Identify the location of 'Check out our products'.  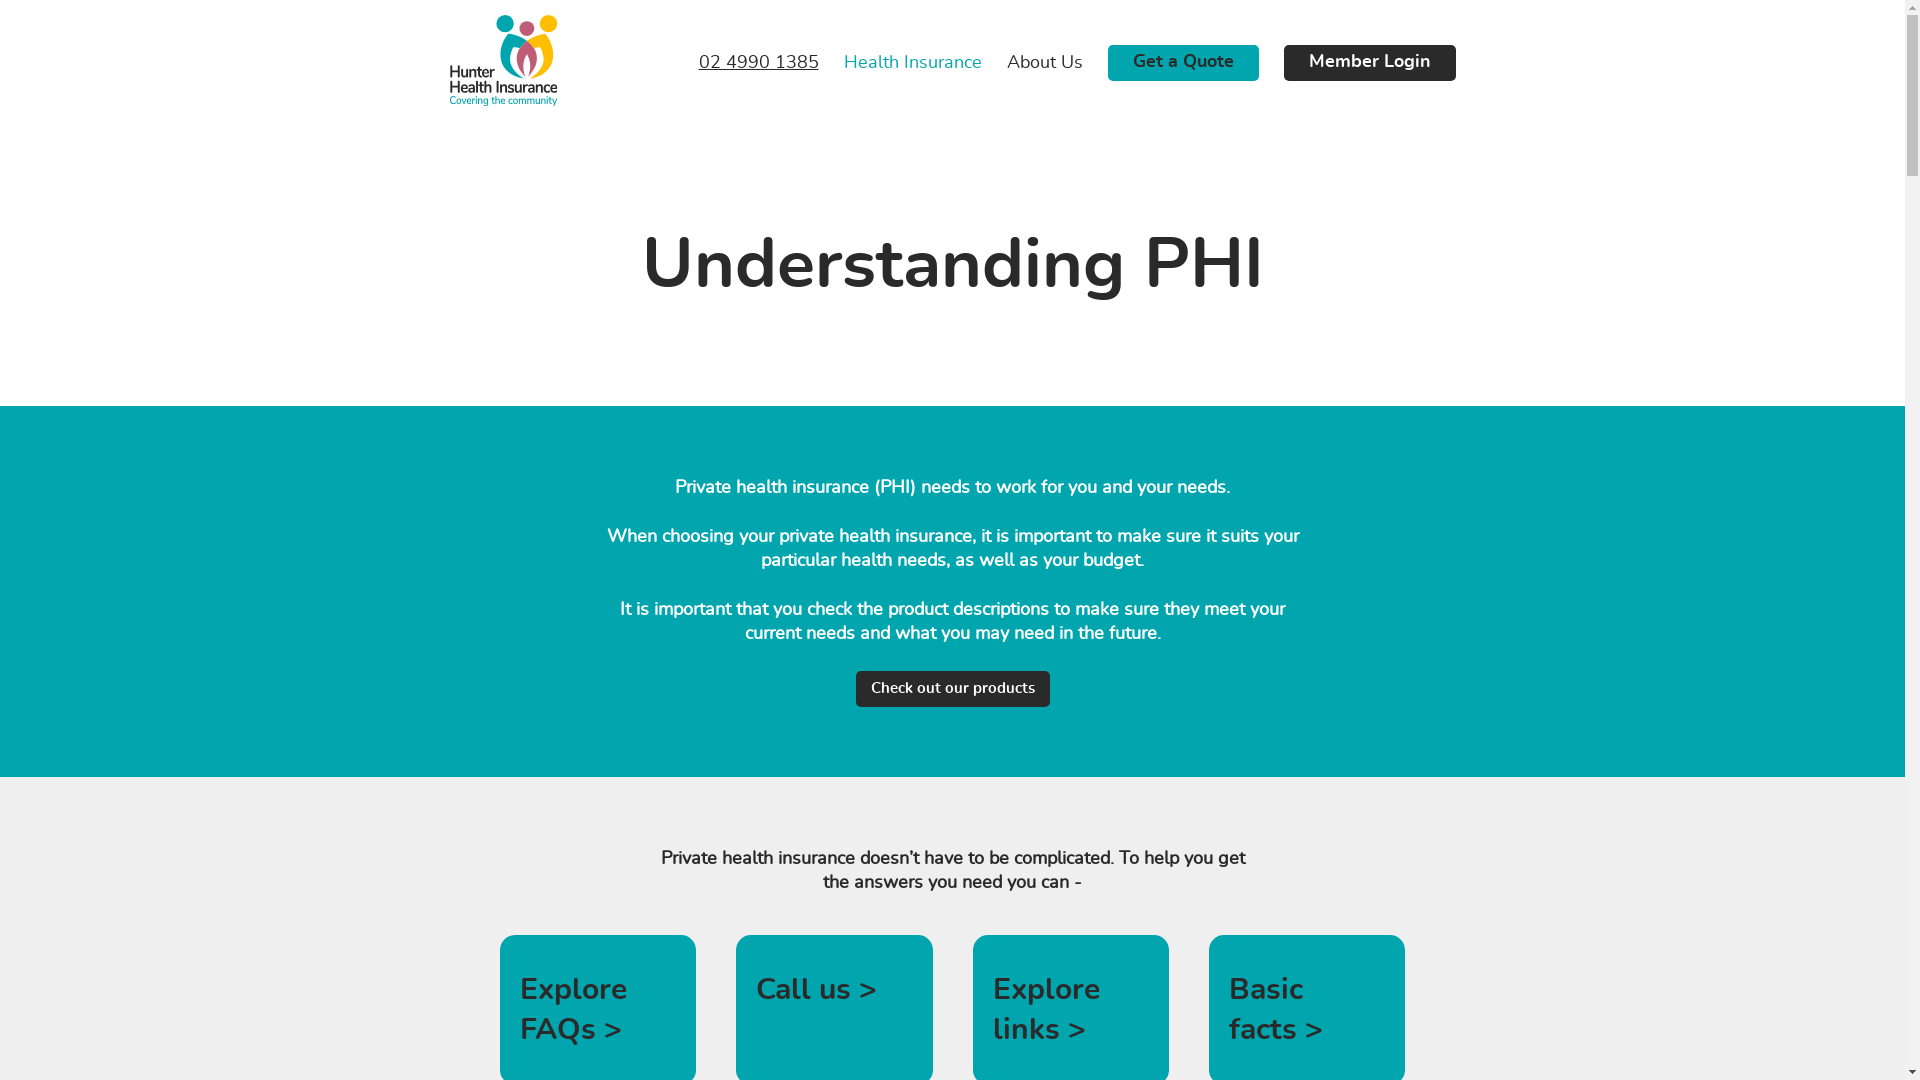
(952, 688).